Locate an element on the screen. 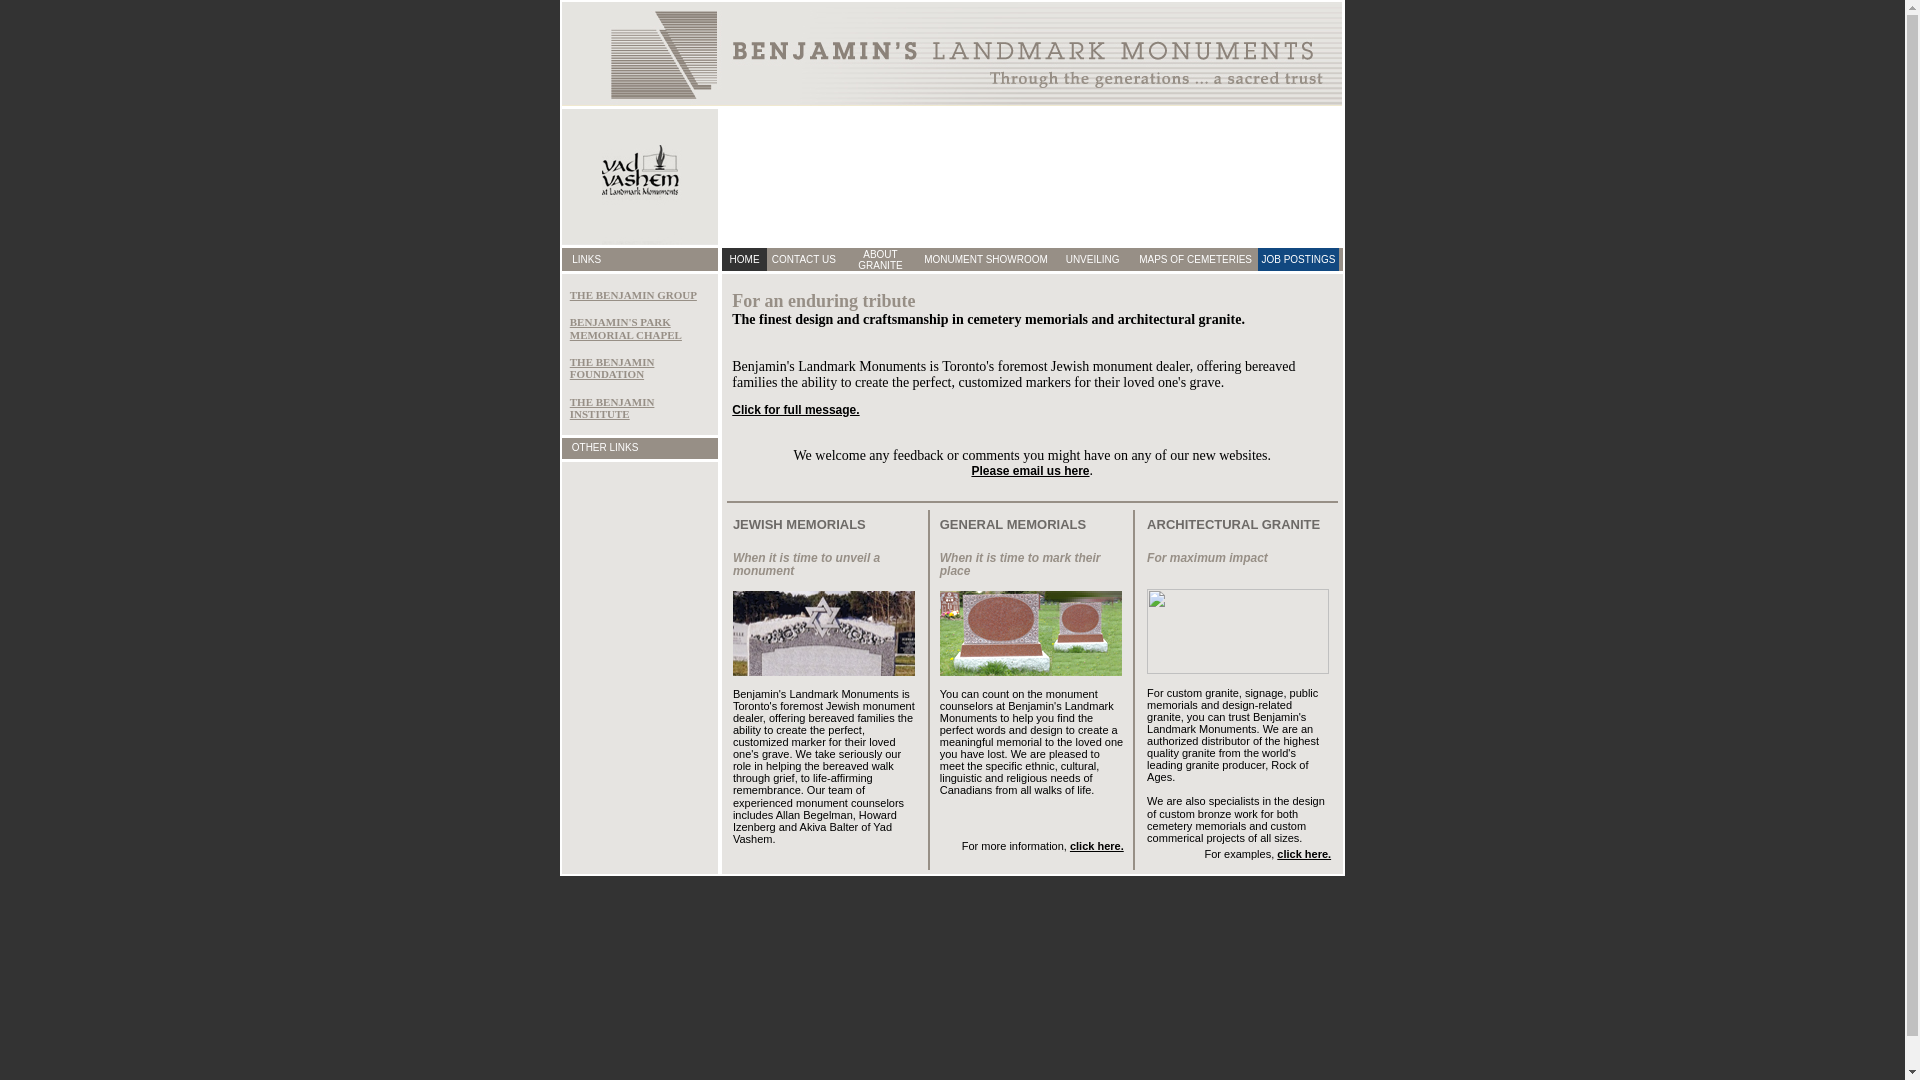 Image resolution: width=1920 pixels, height=1080 pixels. 'click here.' is located at coordinates (1304, 853).